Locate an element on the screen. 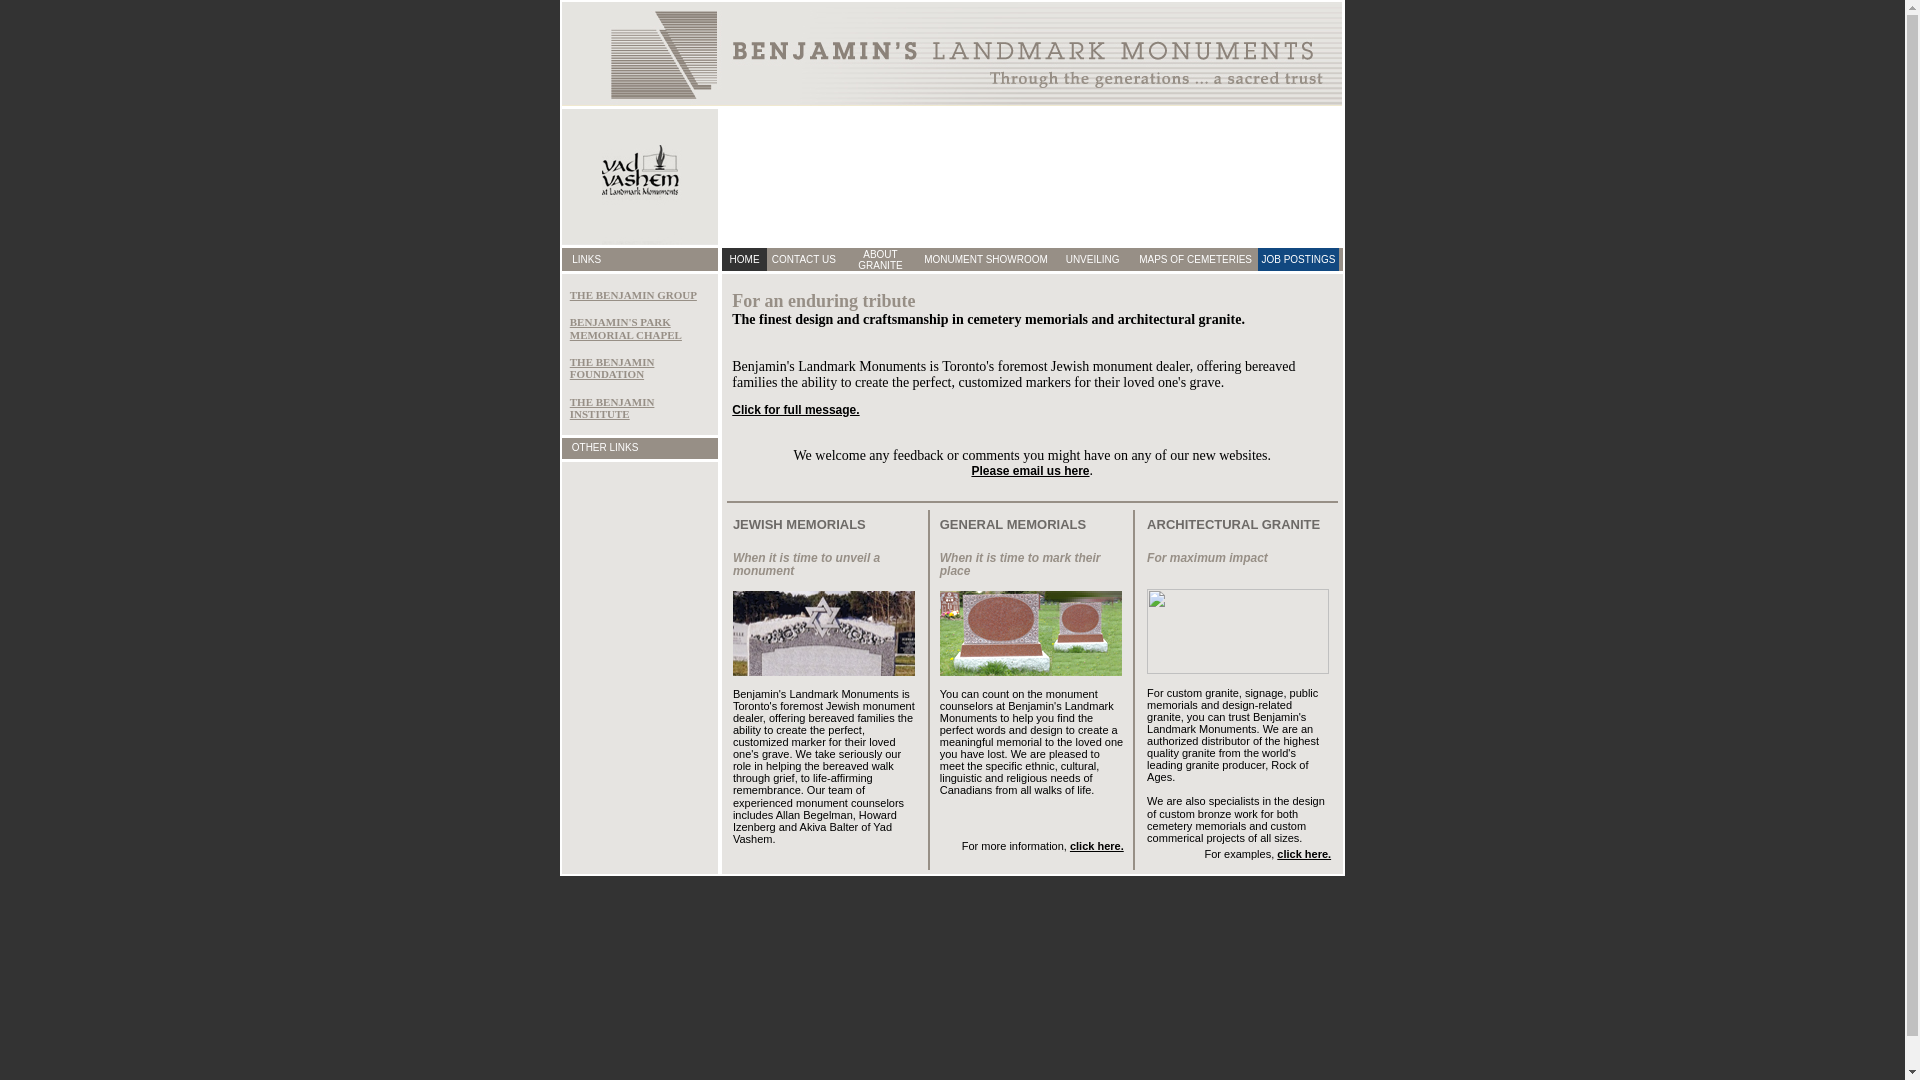 Image resolution: width=1920 pixels, height=1080 pixels. 'click here.' is located at coordinates (1304, 853).